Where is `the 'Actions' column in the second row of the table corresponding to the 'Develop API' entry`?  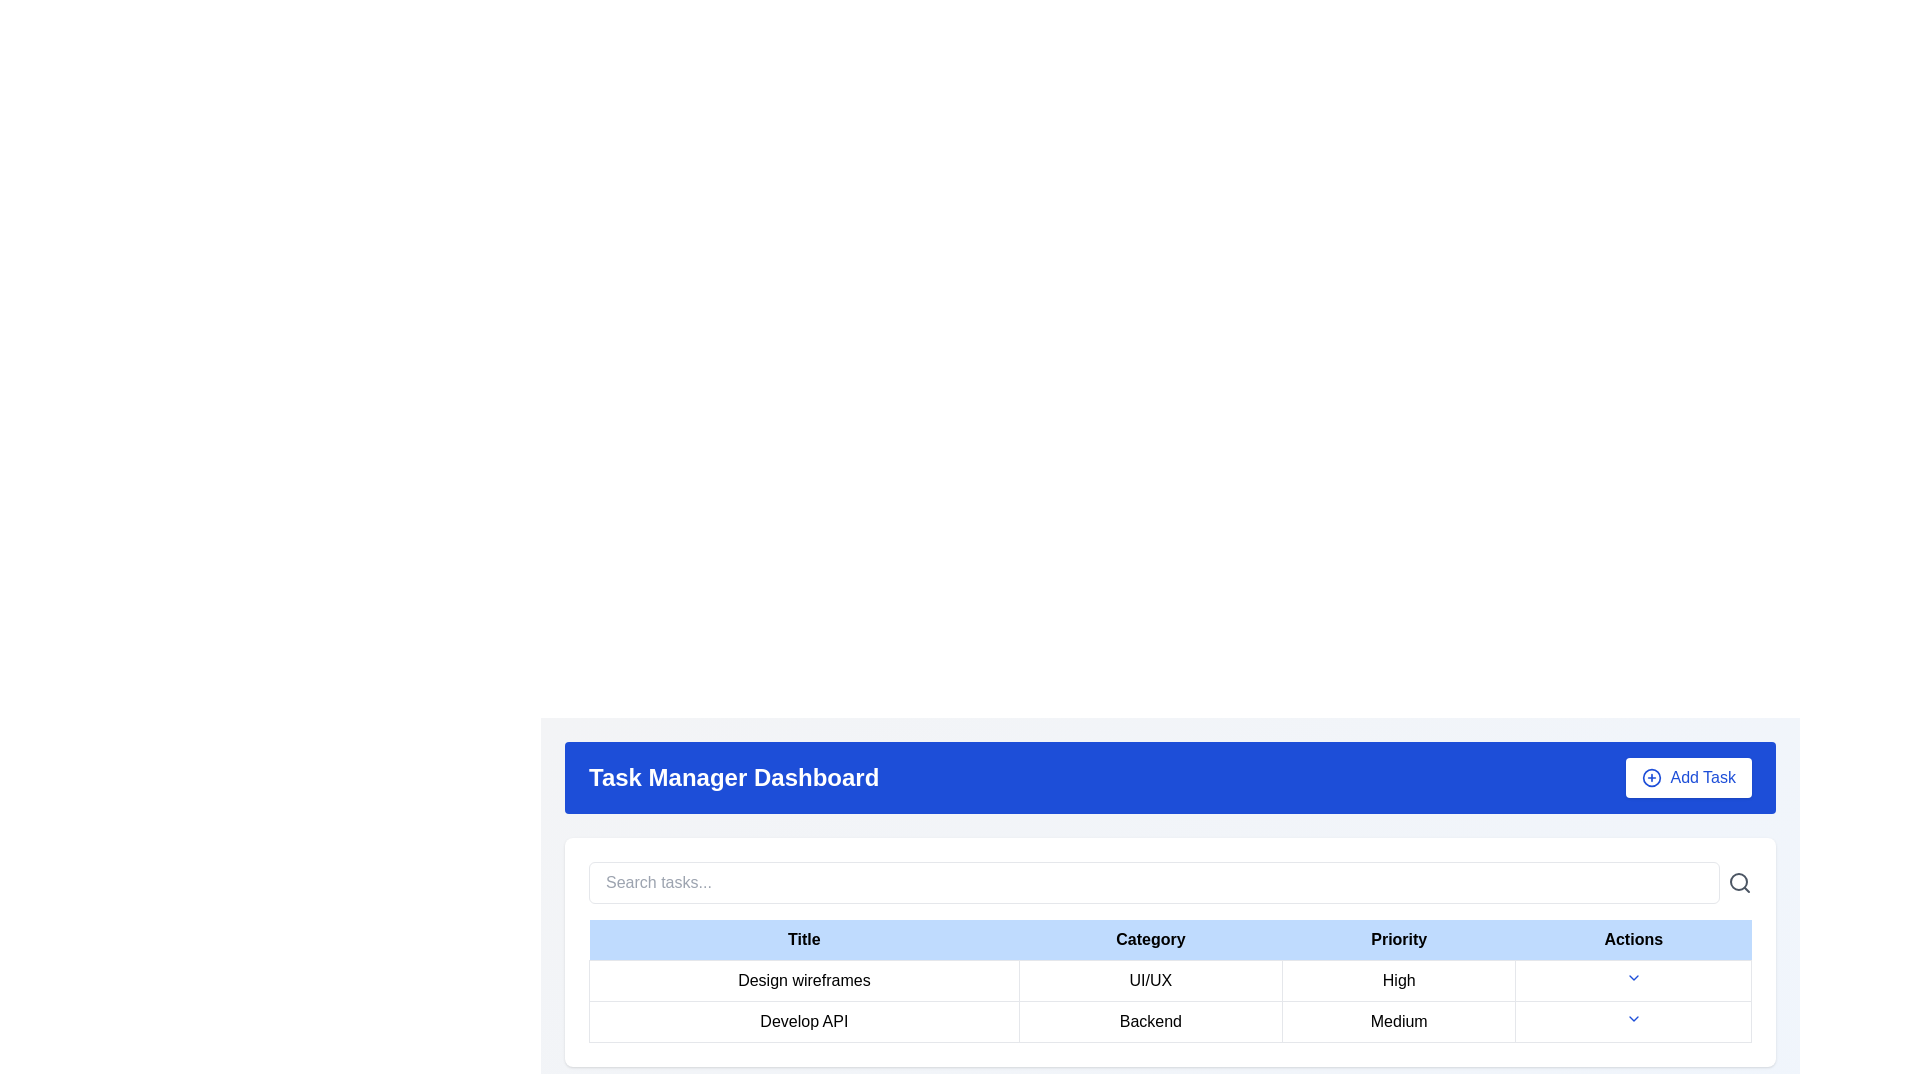
the 'Actions' column in the second row of the table corresponding to the 'Develop API' entry is located at coordinates (1633, 1022).